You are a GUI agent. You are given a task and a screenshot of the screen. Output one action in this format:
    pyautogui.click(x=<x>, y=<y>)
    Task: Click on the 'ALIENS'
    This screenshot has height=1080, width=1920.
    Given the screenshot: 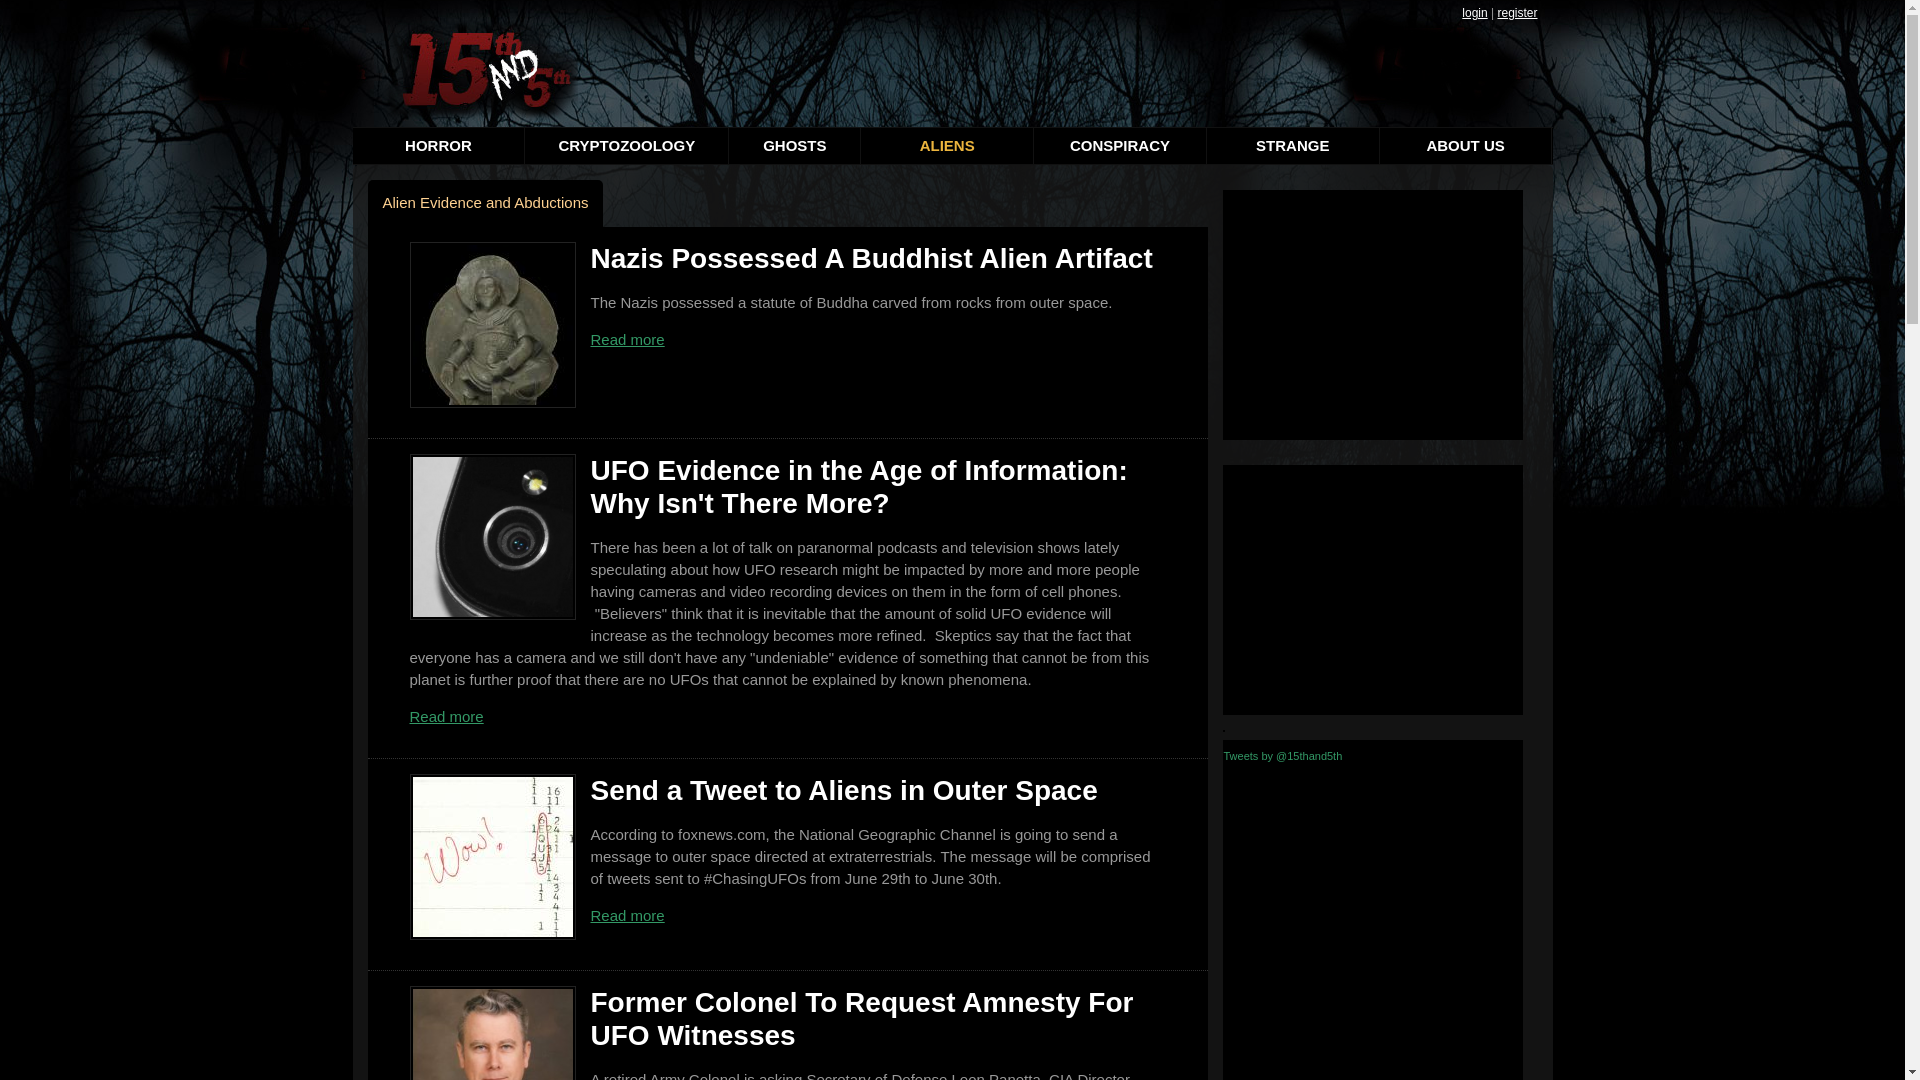 What is the action you would take?
    pyautogui.click(x=946, y=145)
    